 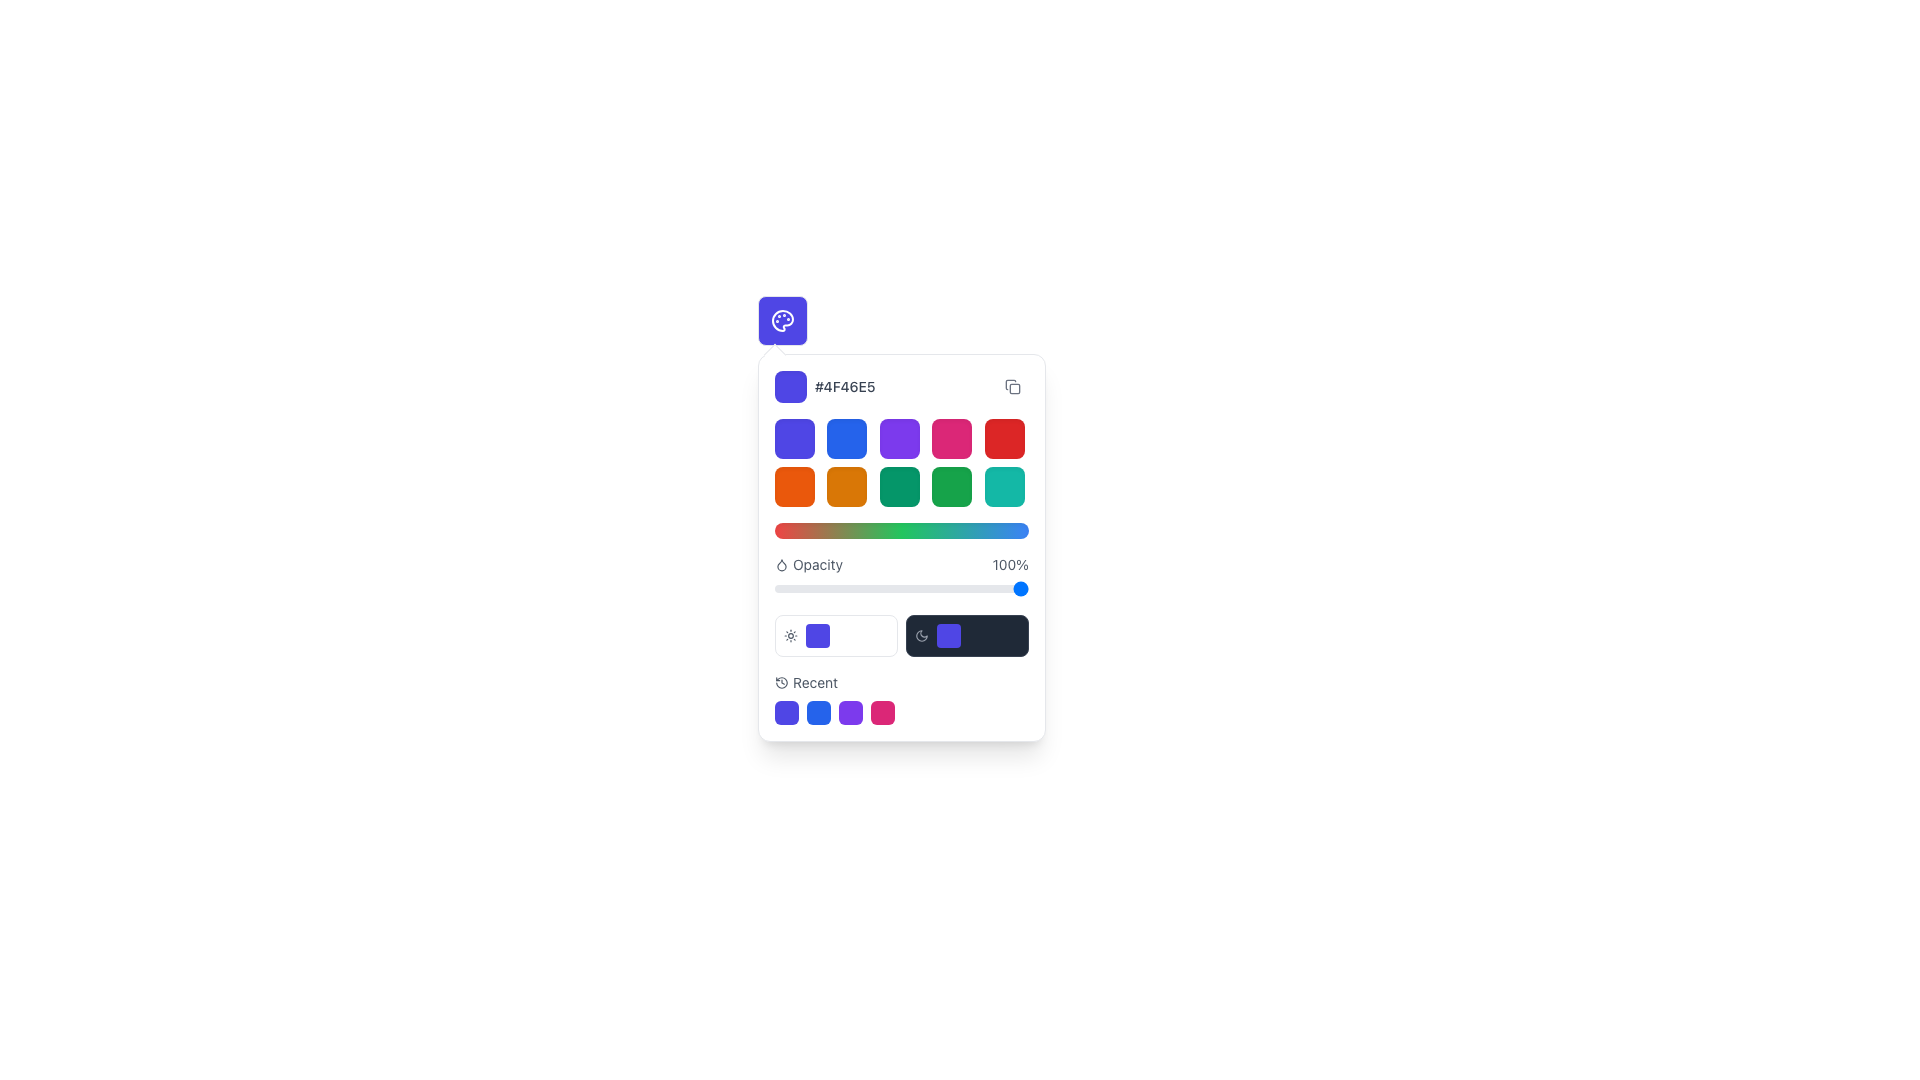 What do you see at coordinates (847, 486) in the screenshot?
I see `the orange square button with rounded corners located in the second row and second column of a 5x2 grid layout` at bounding box center [847, 486].